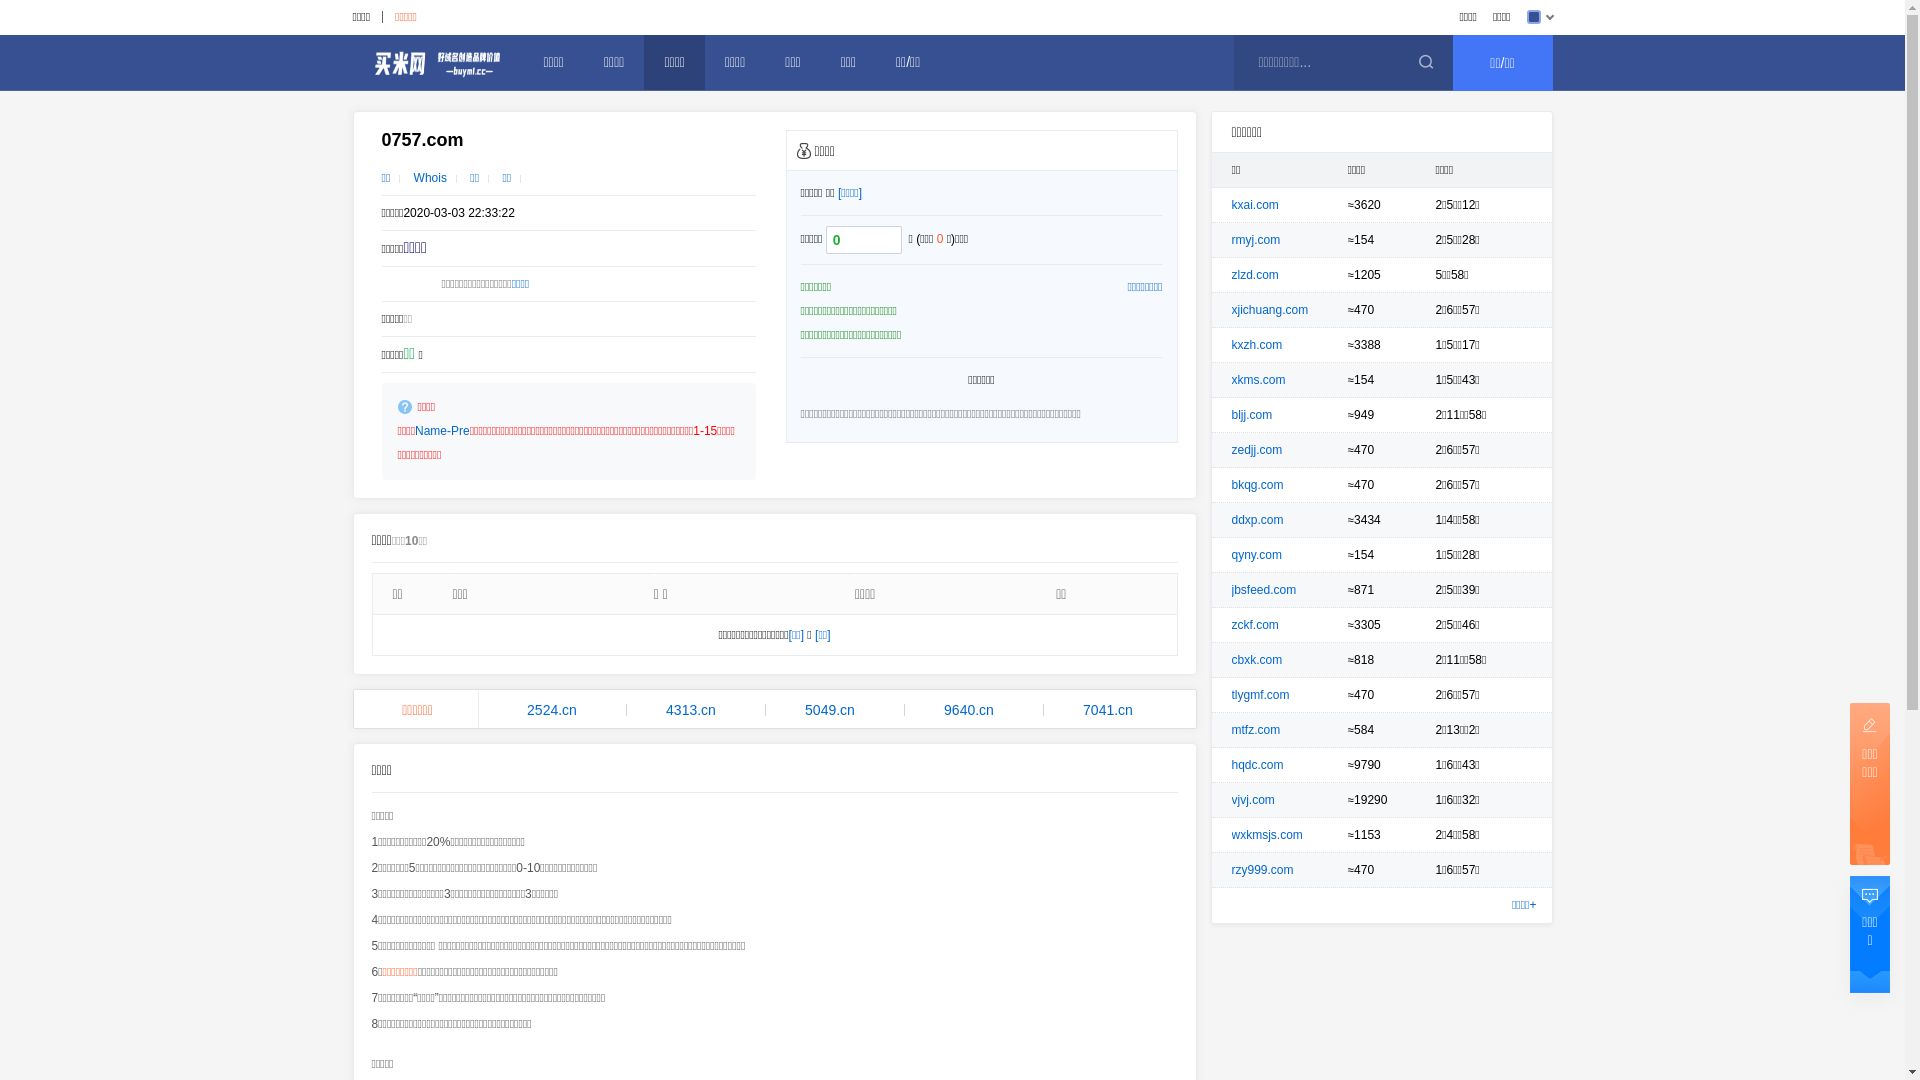  I want to click on 'xjichuang.com', so click(1269, 309).